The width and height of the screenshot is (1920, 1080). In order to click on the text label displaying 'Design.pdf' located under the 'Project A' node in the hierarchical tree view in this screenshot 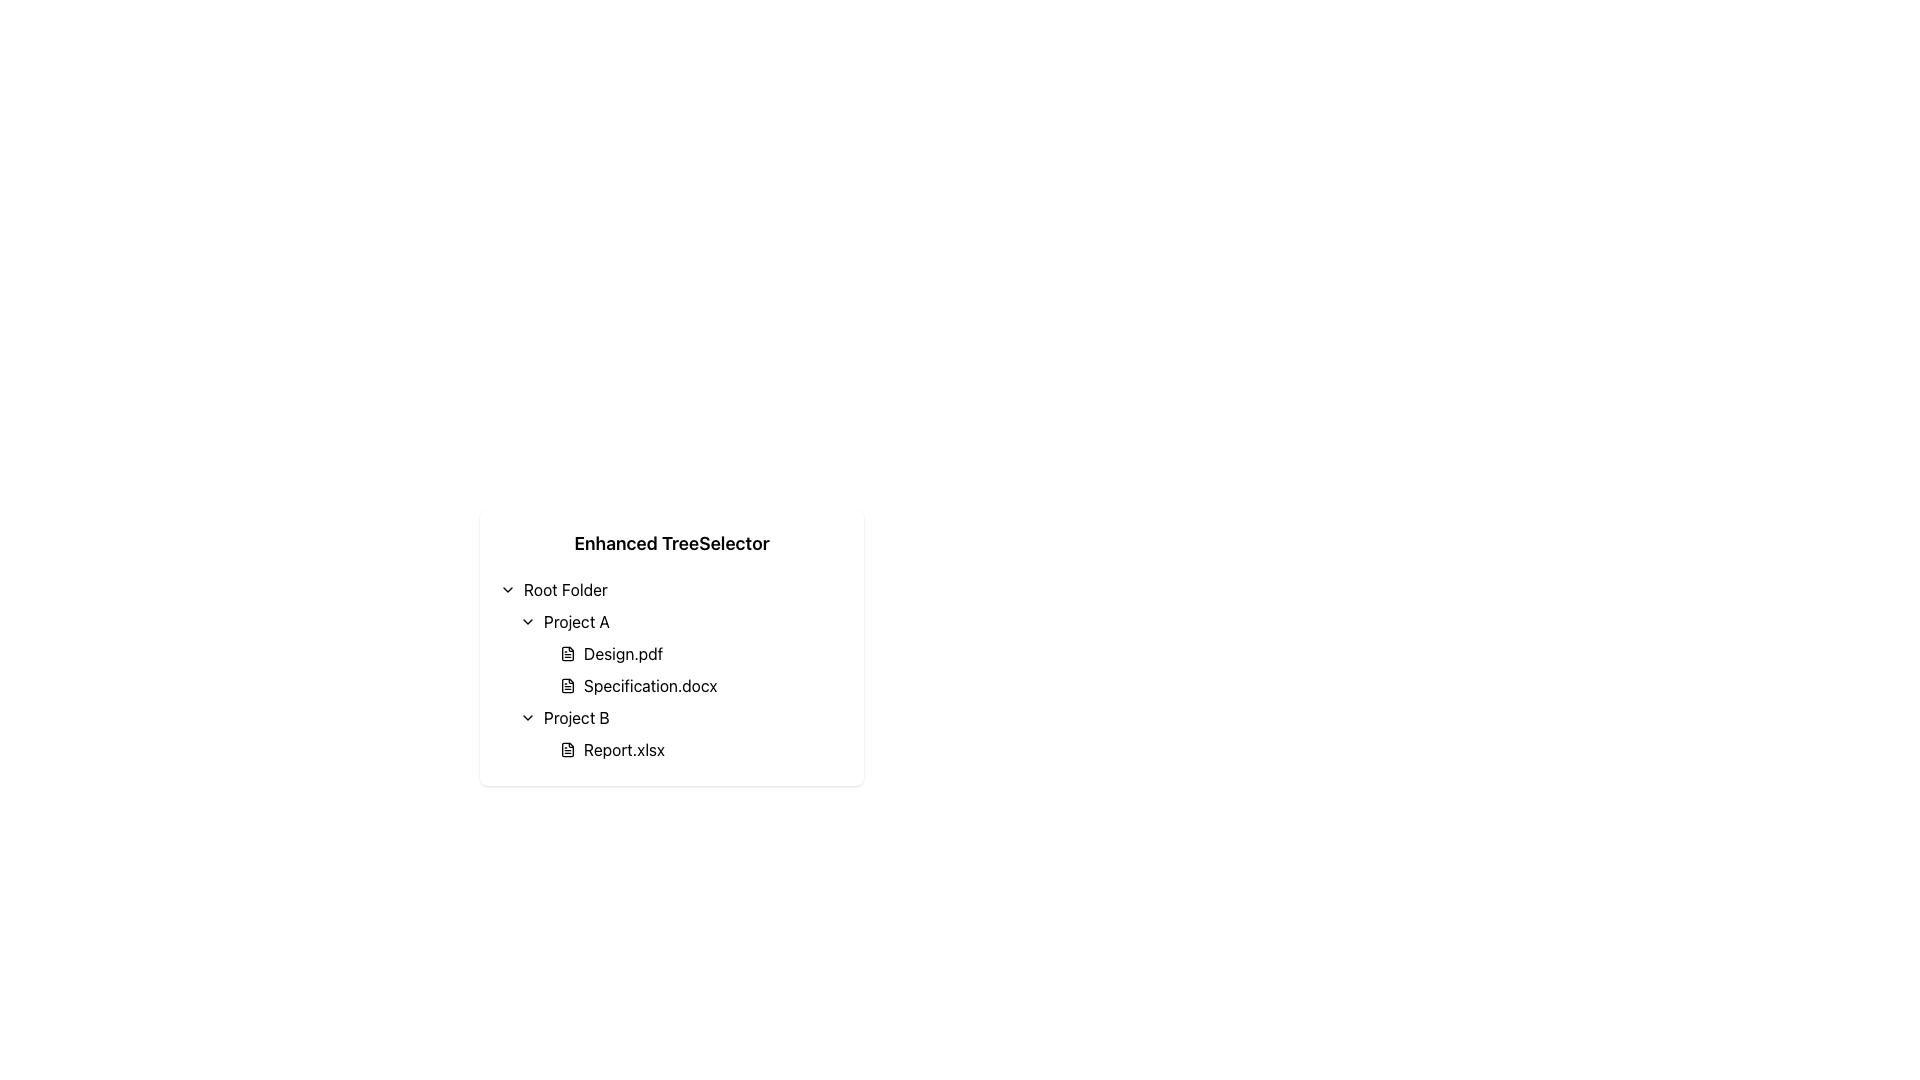, I will do `click(622, 654)`.